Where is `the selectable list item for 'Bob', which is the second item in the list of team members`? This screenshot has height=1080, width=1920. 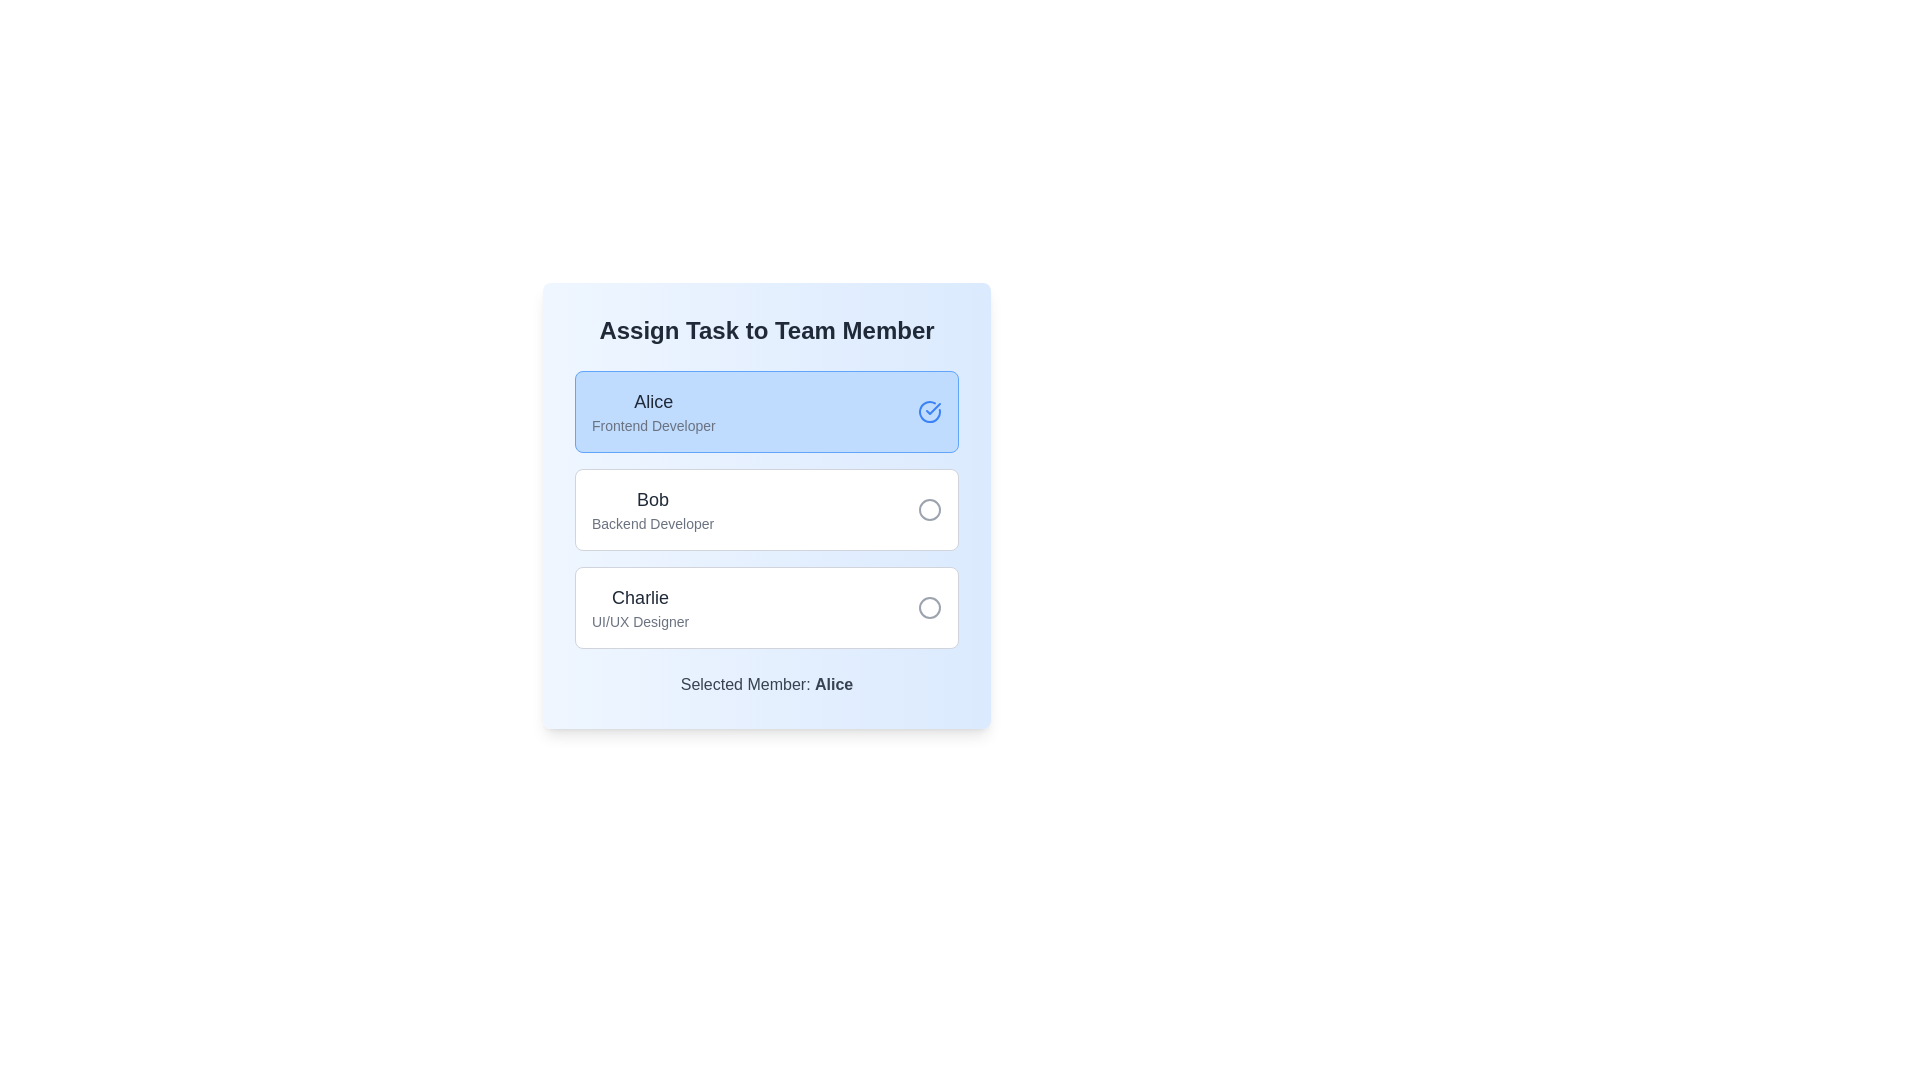 the selectable list item for 'Bob', which is the second item in the list of team members is located at coordinates (766, 508).